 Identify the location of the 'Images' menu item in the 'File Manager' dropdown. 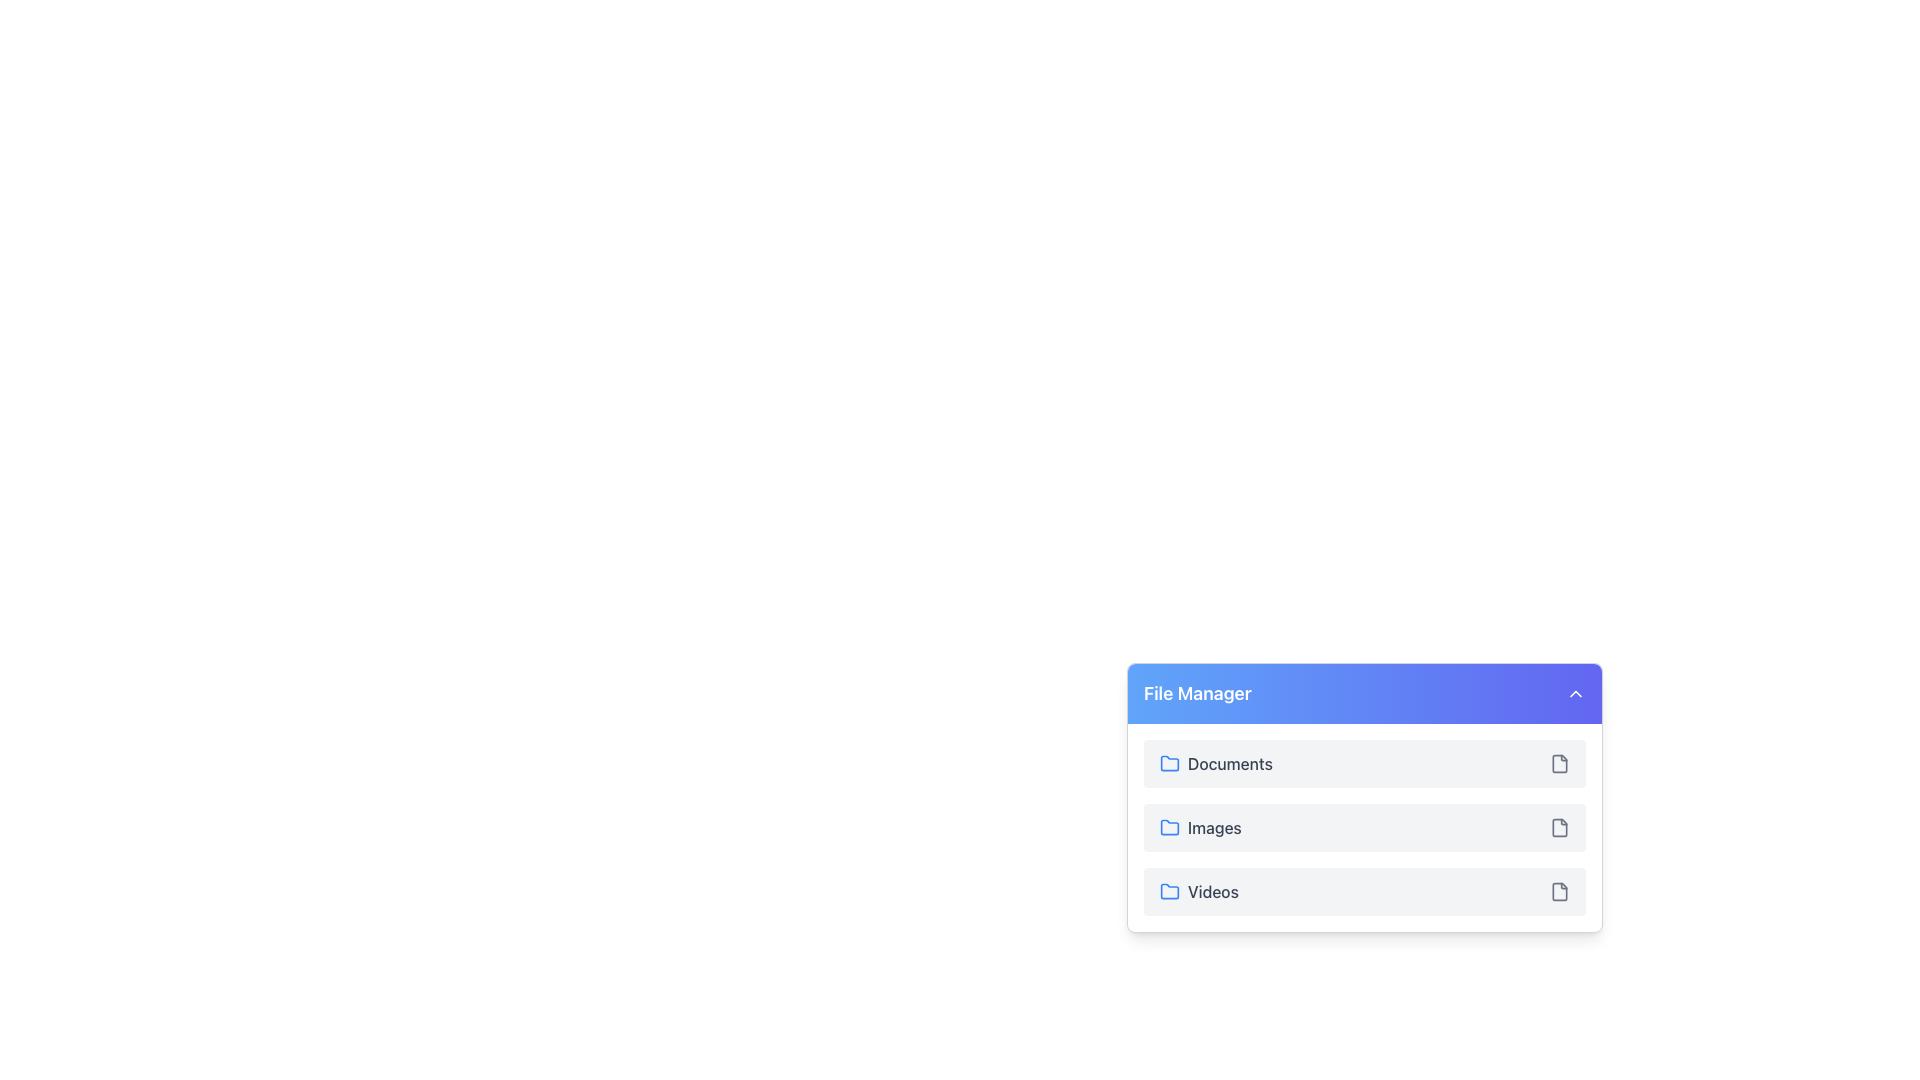
(1363, 828).